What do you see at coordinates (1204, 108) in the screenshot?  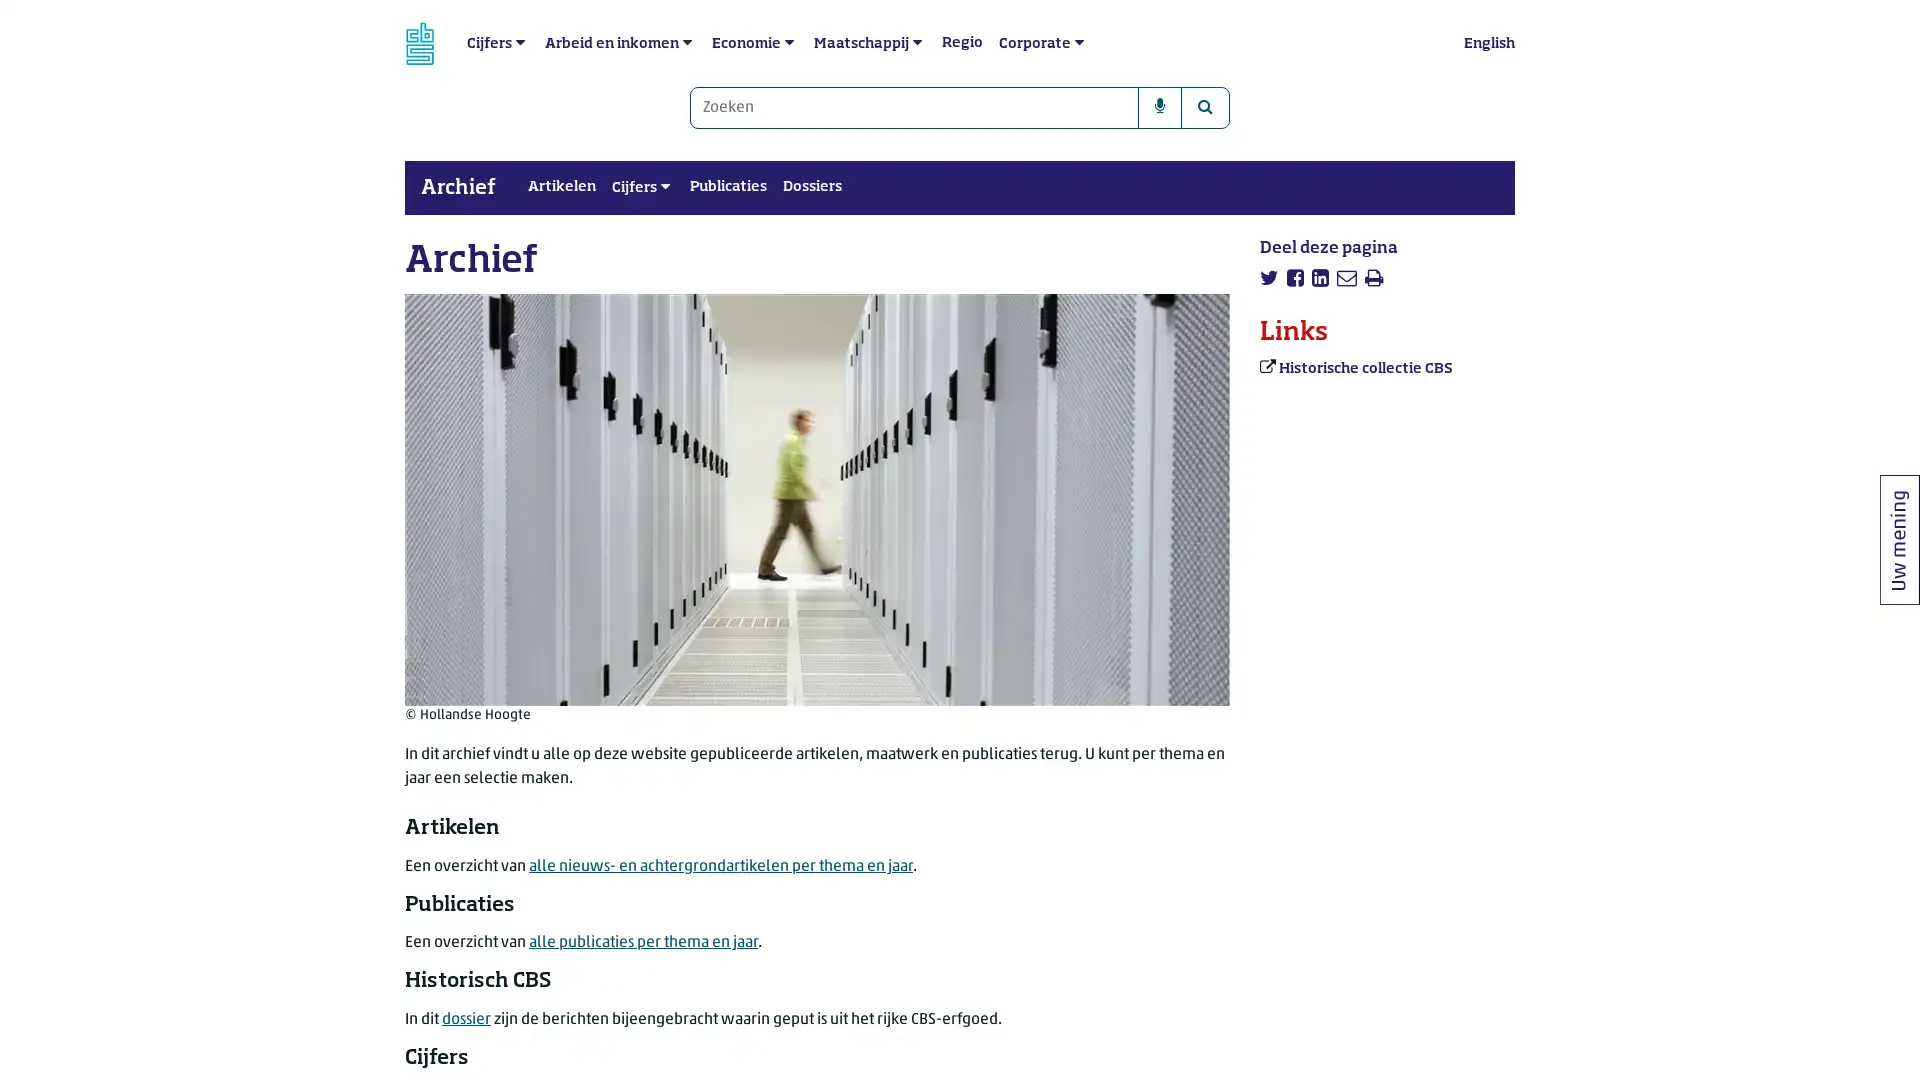 I see `Zoeken` at bounding box center [1204, 108].